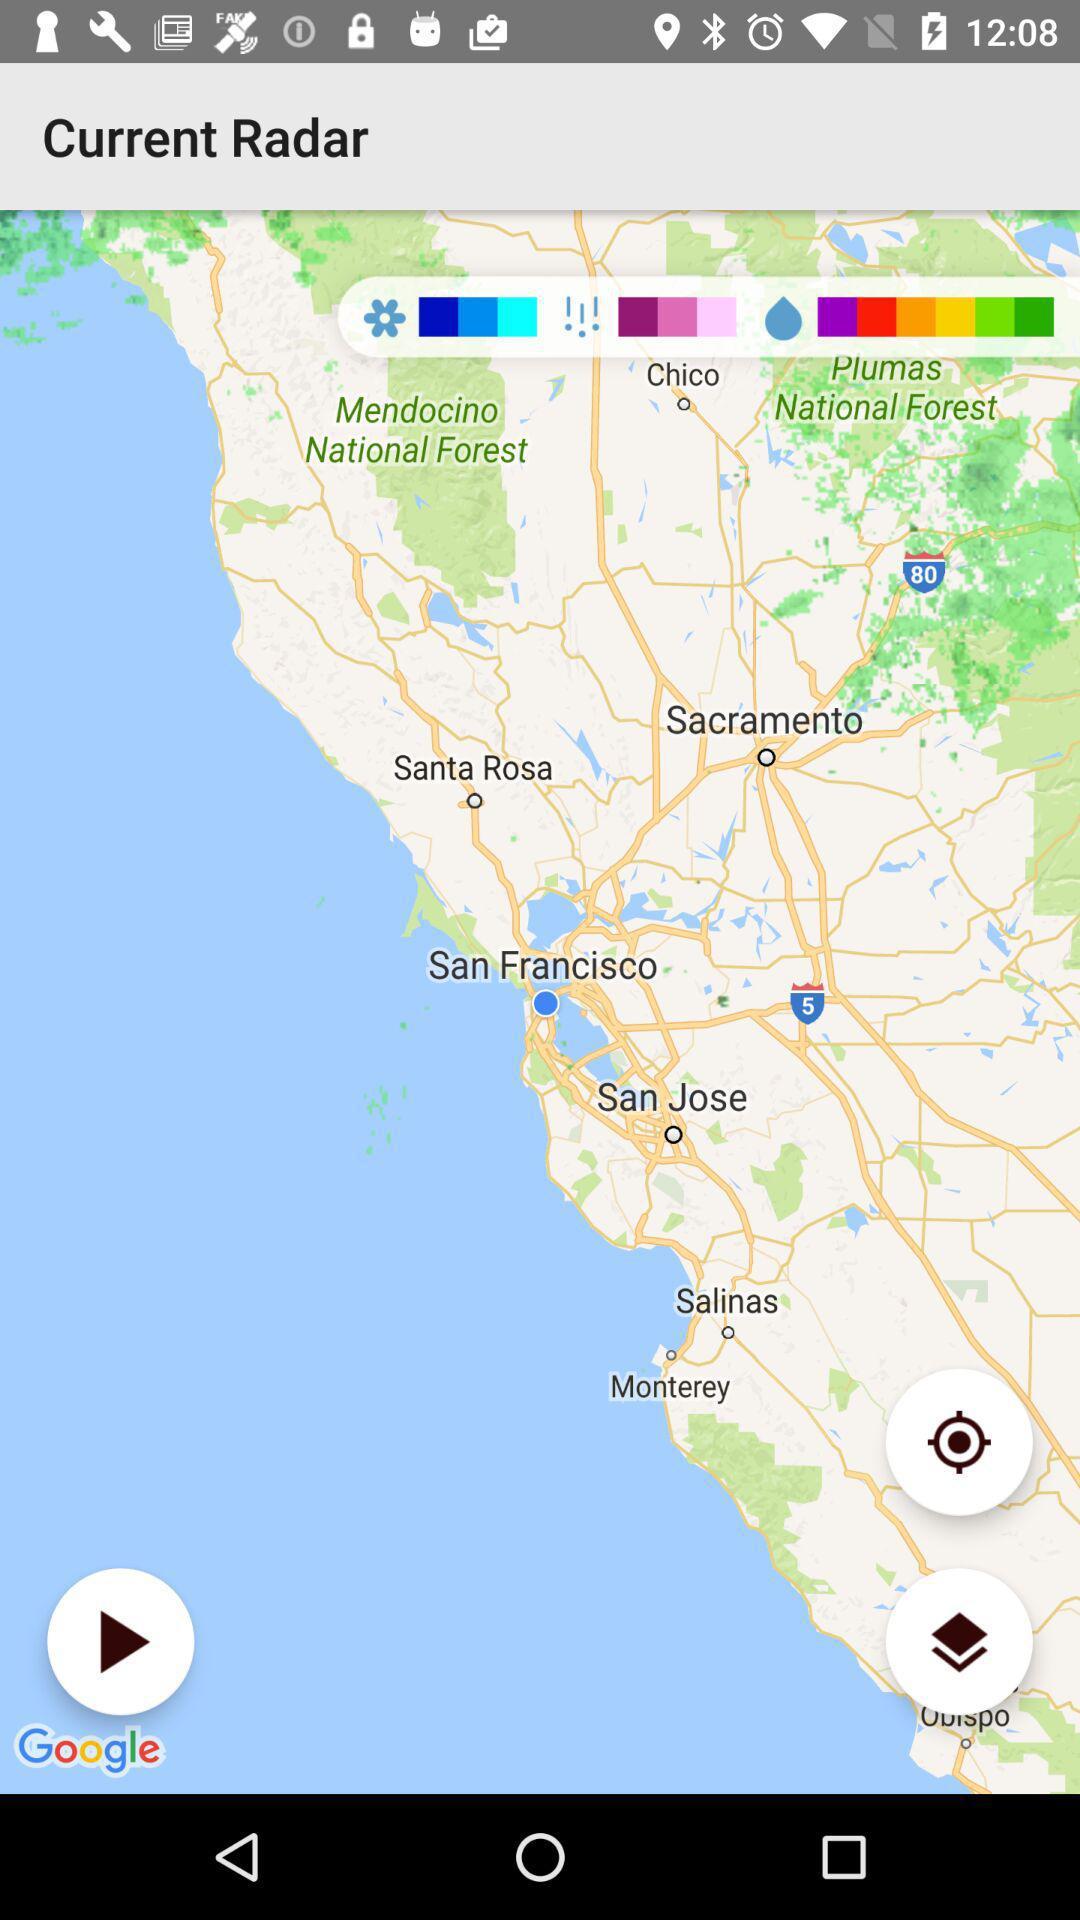 This screenshot has width=1080, height=1920. Describe the element at coordinates (958, 1442) in the screenshot. I see `your location` at that location.